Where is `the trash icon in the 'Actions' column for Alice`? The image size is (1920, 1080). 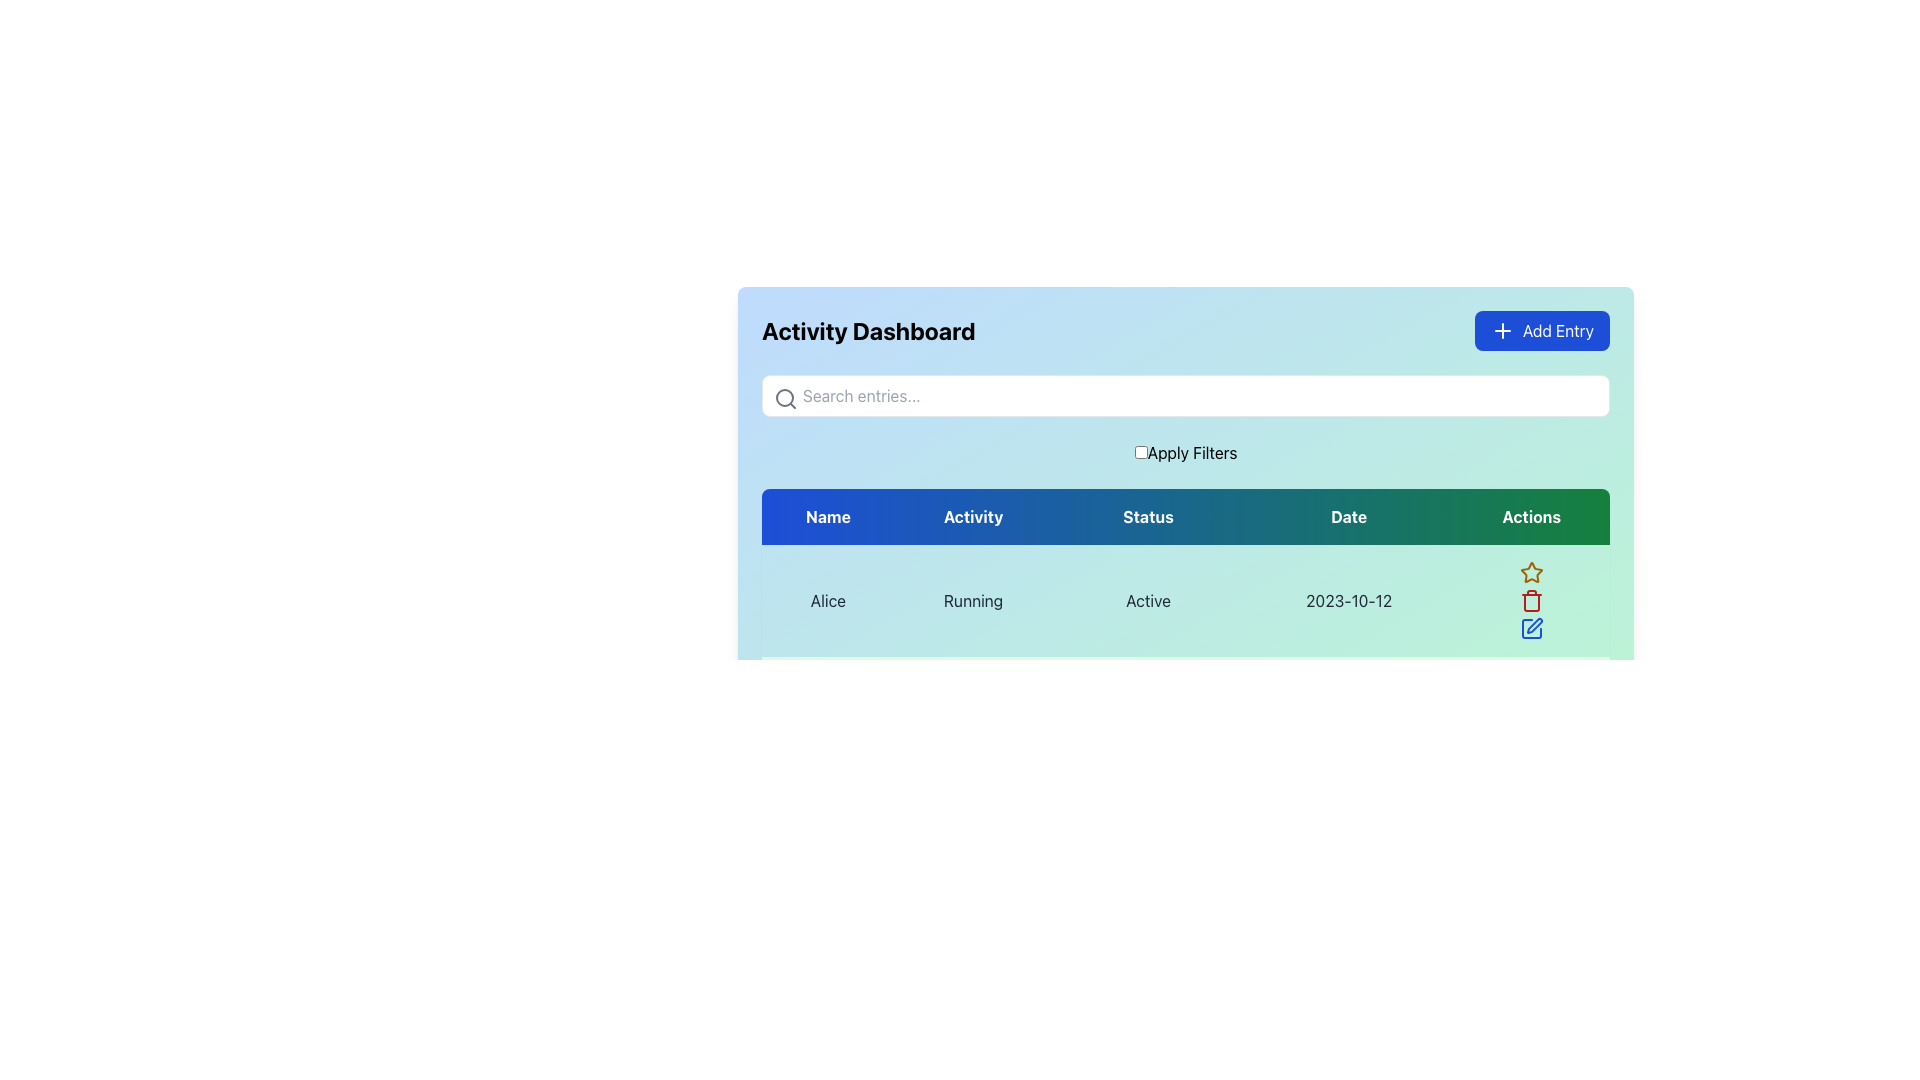 the trash icon in the 'Actions' column for Alice is located at coordinates (1530, 600).